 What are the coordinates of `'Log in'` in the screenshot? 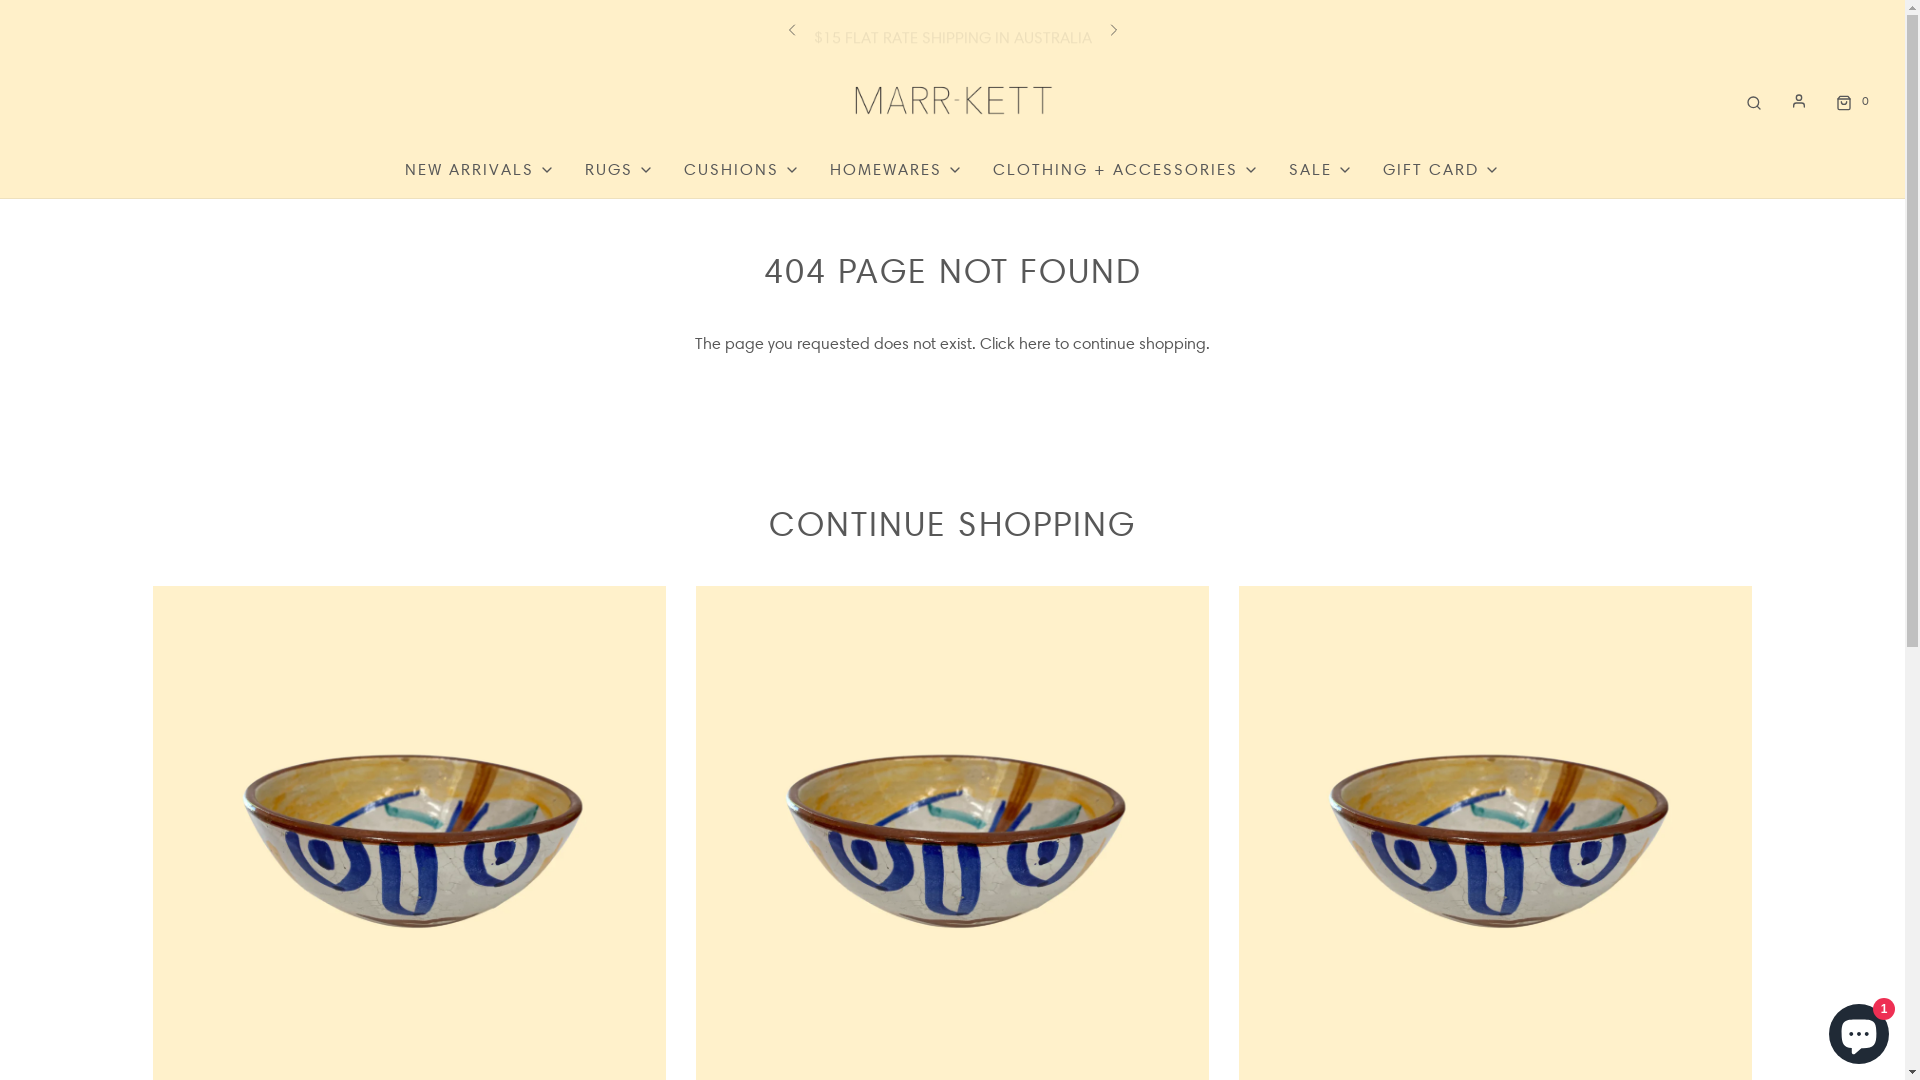 It's located at (1799, 100).